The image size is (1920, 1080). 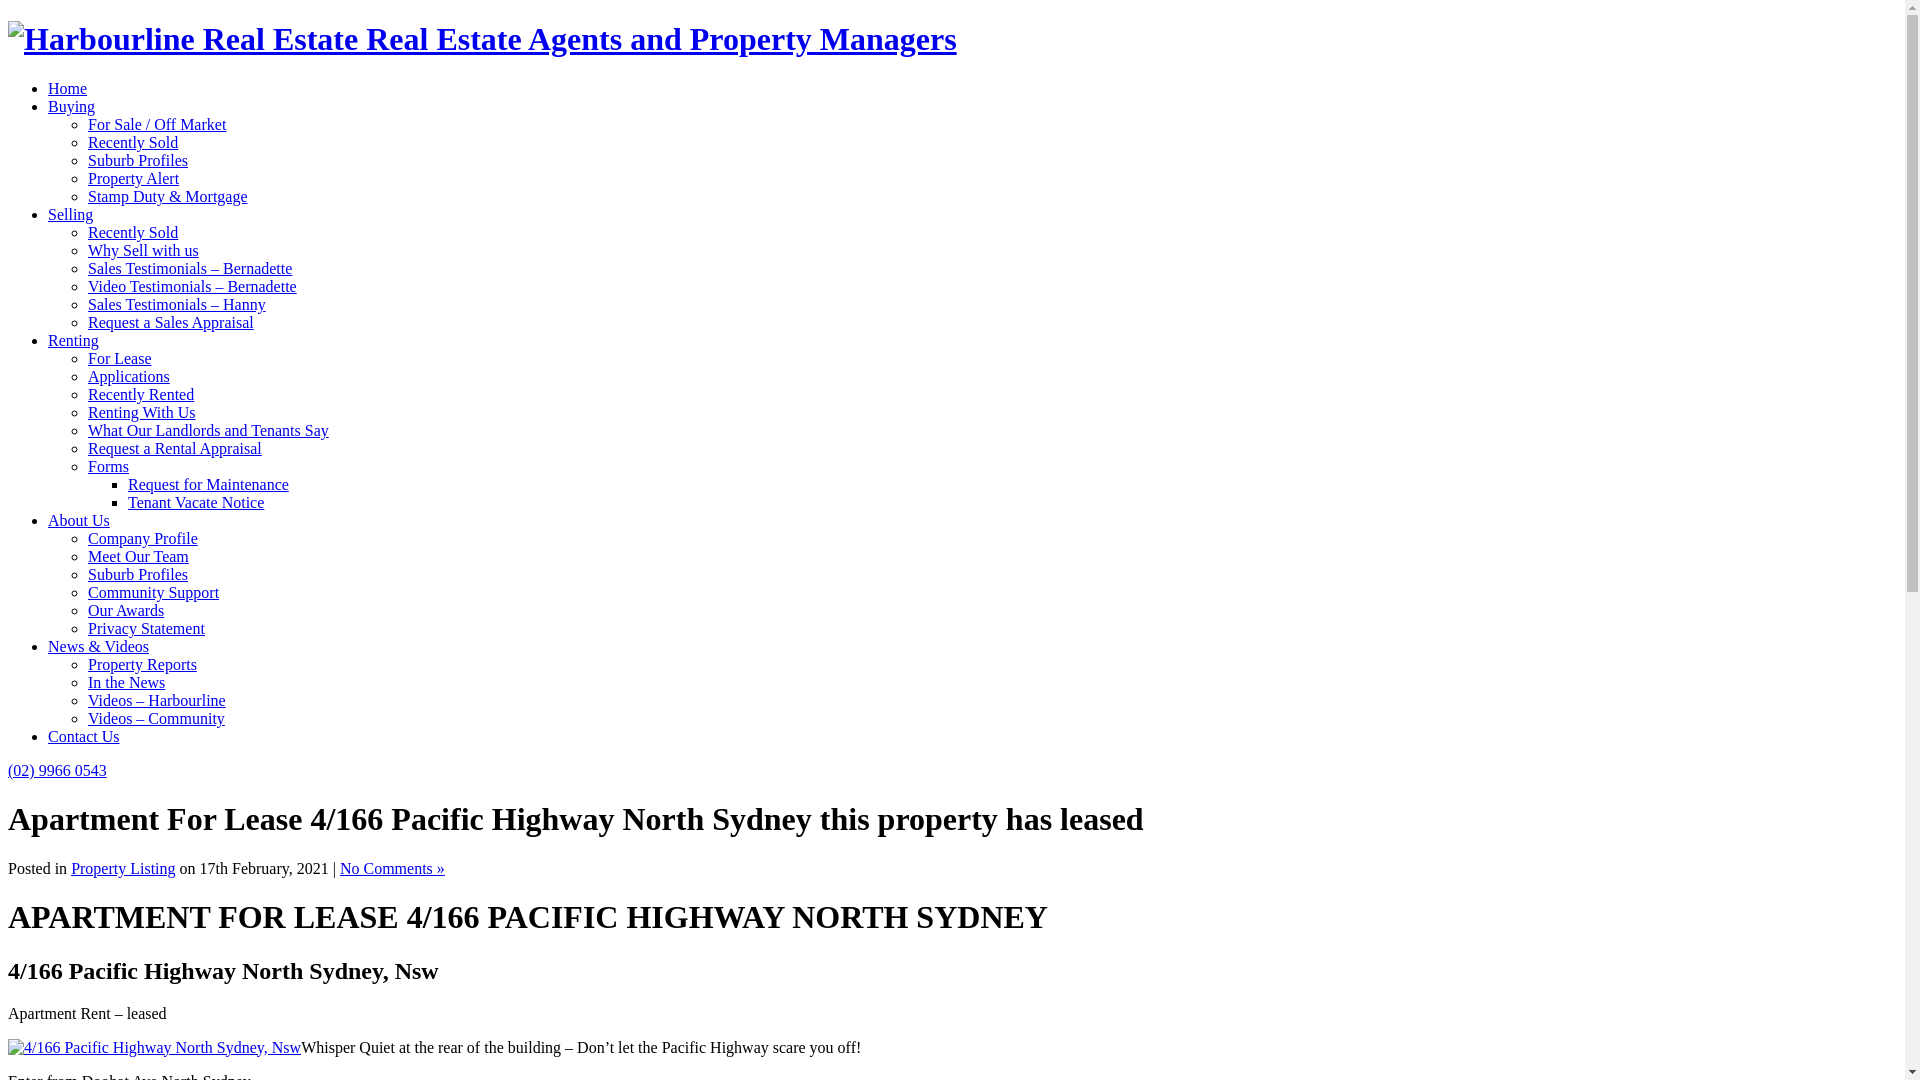 I want to click on '4/166 Pacific Highway North Sydney, Nsw', so click(x=153, y=1046).